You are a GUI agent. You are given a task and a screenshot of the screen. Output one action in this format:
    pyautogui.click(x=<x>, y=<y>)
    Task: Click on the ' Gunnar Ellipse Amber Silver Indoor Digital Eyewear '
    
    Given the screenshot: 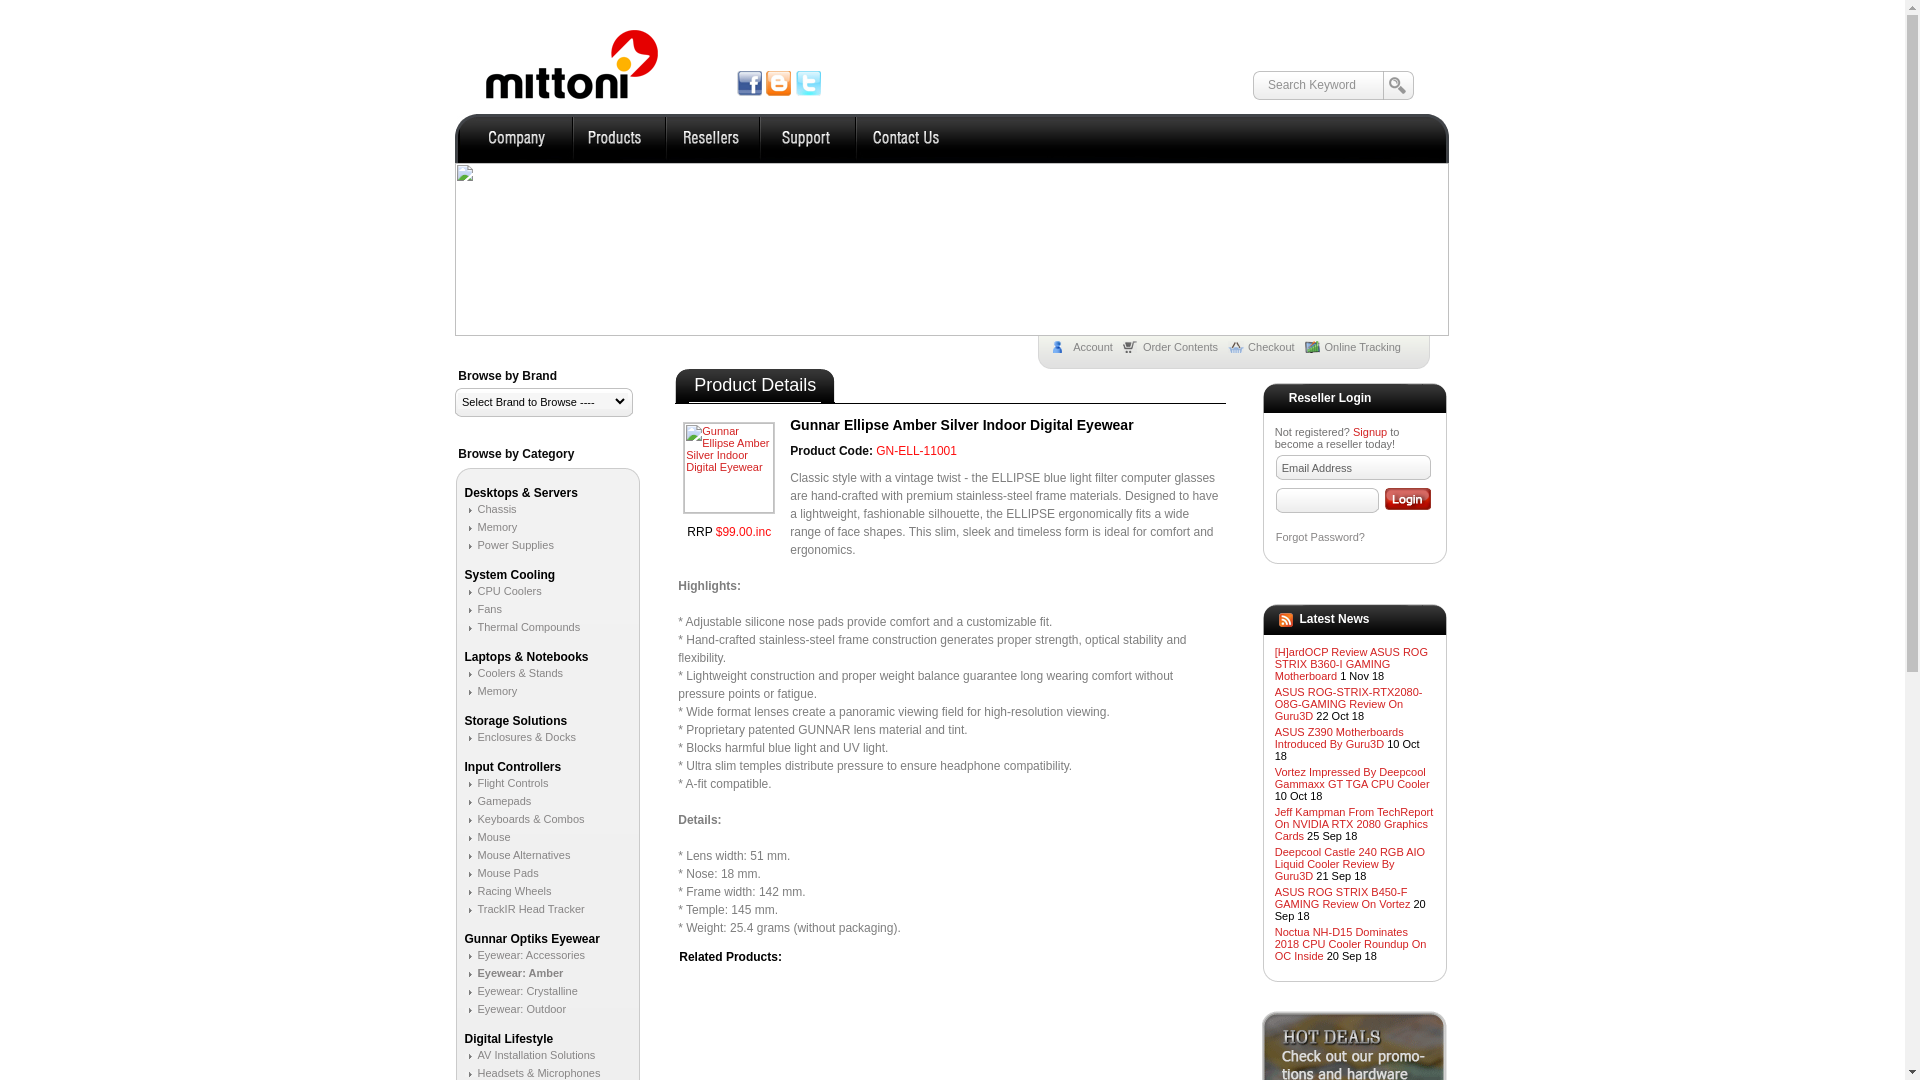 What is the action you would take?
    pyautogui.click(x=728, y=467)
    